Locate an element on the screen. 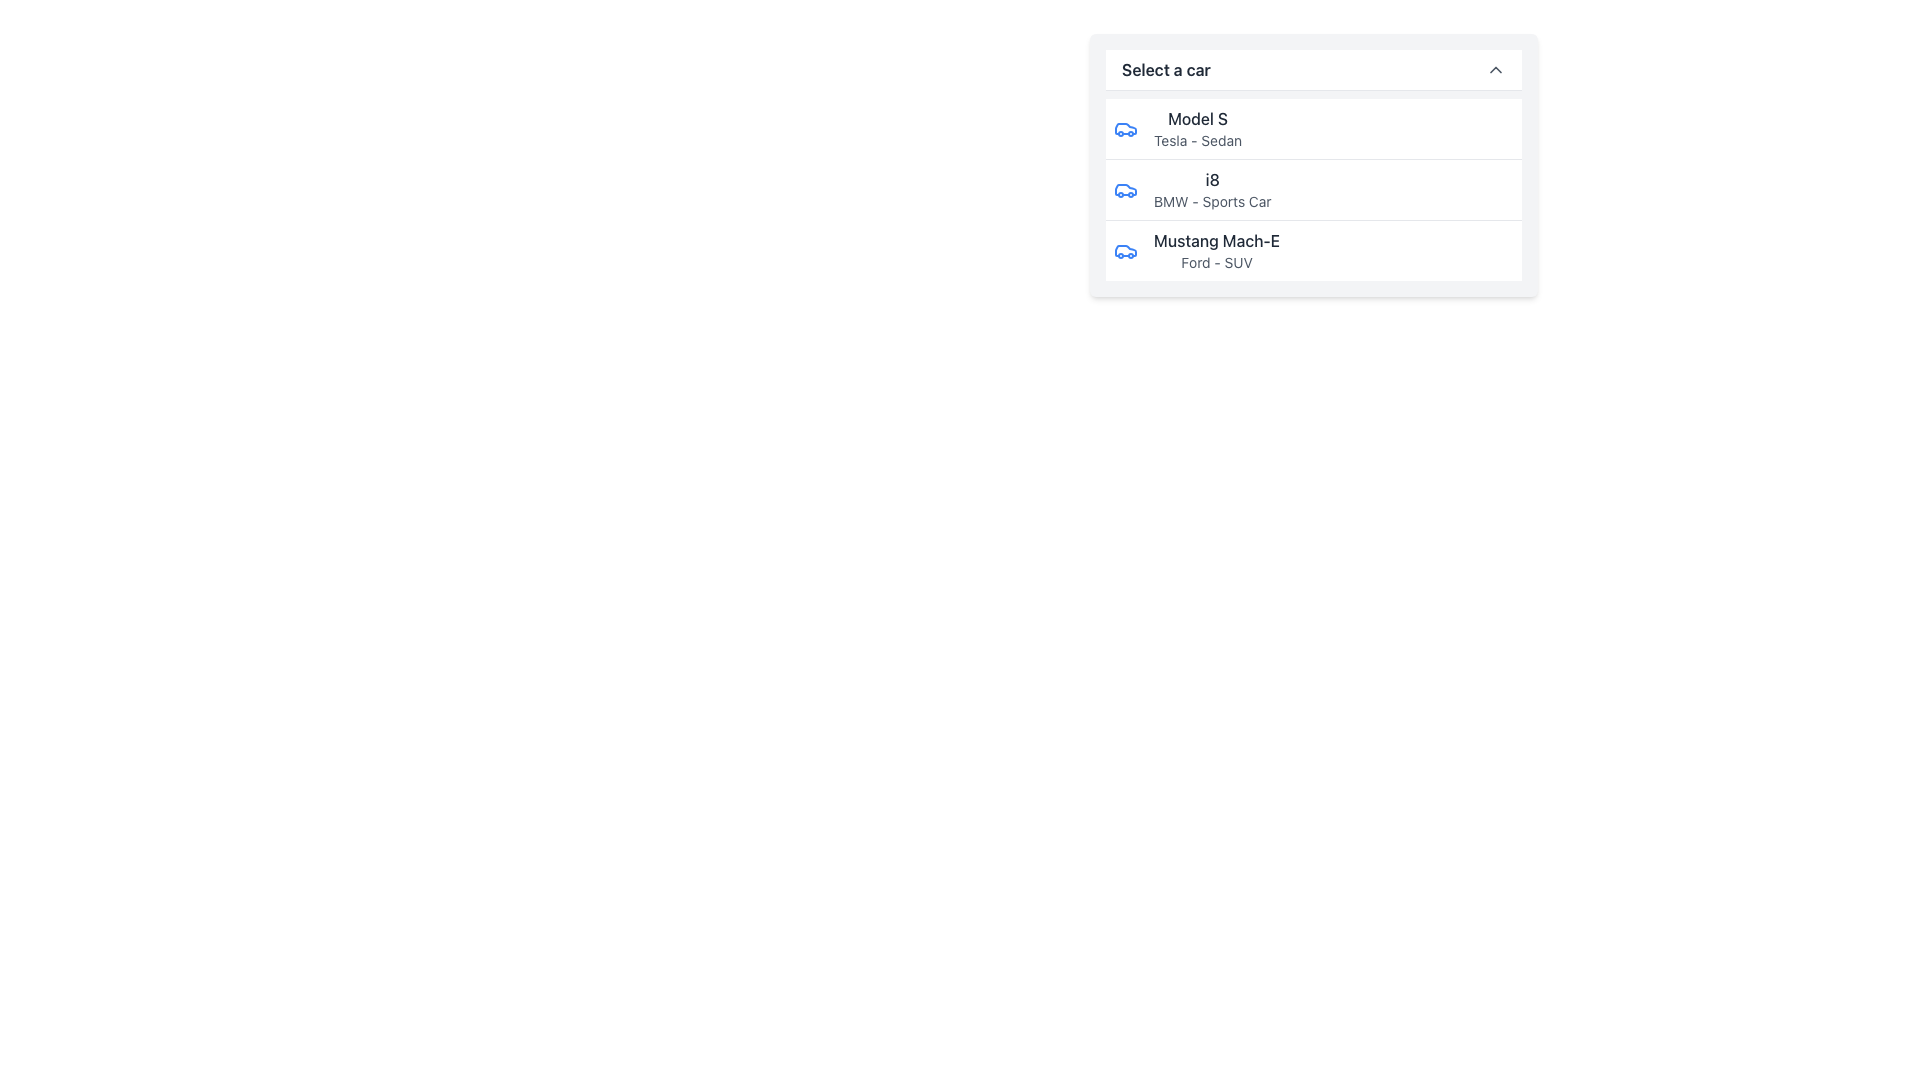 This screenshot has width=1920, height=1080. label indicating the selection of a car model from the dropdown menu, which is centrally aligned and located towards the upper section of the dropdown, to the left of a chevron icon is located at coordinates (1166, 68).